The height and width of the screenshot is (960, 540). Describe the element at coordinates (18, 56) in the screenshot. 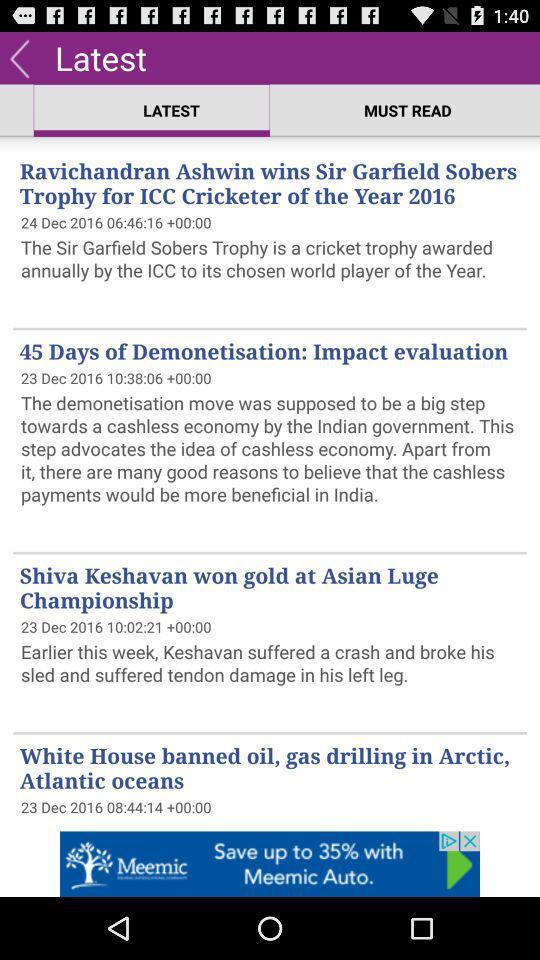

I see `go back` at that location.